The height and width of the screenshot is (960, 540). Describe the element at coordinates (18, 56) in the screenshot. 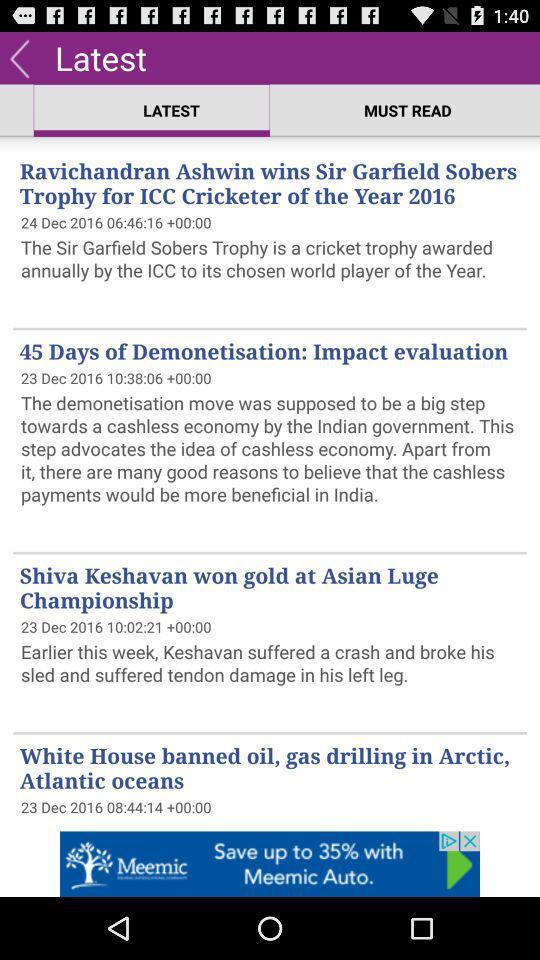

I see `go back` at that location.